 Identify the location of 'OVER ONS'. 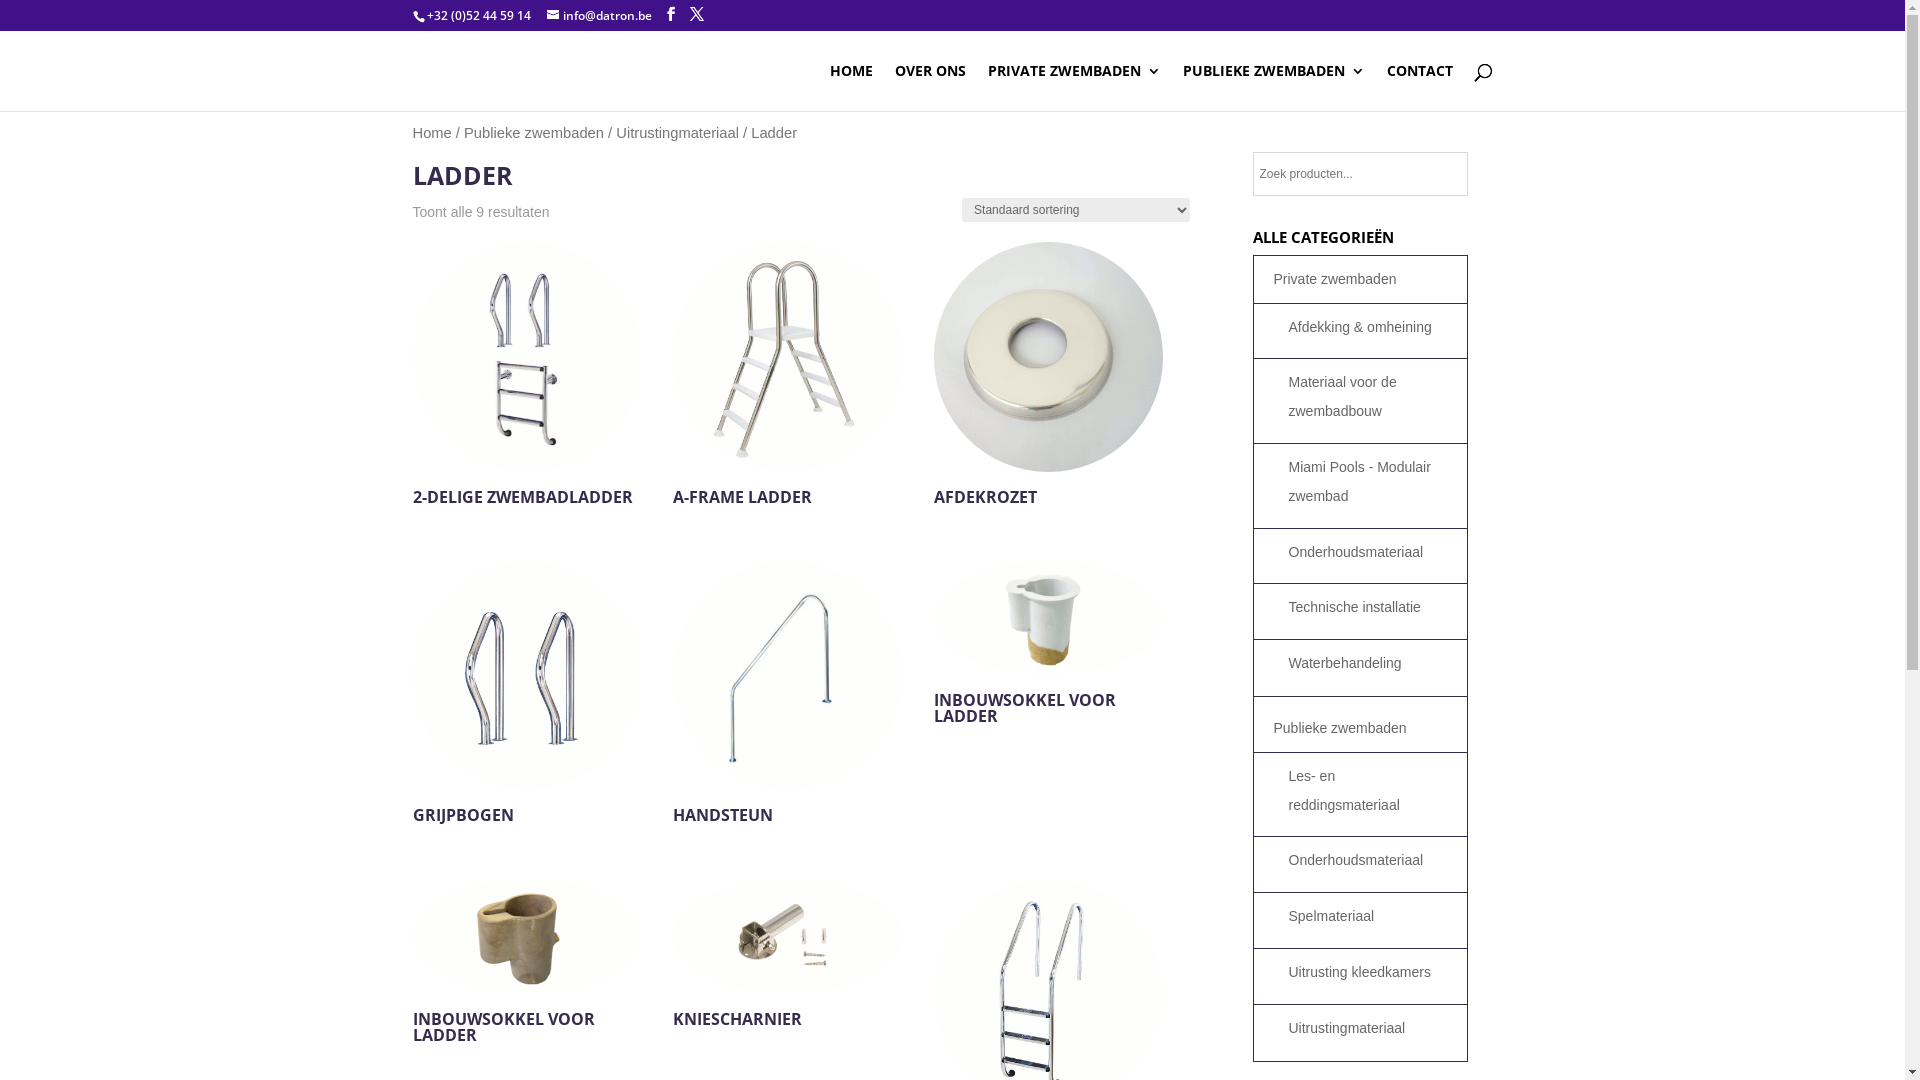
(928, 86).